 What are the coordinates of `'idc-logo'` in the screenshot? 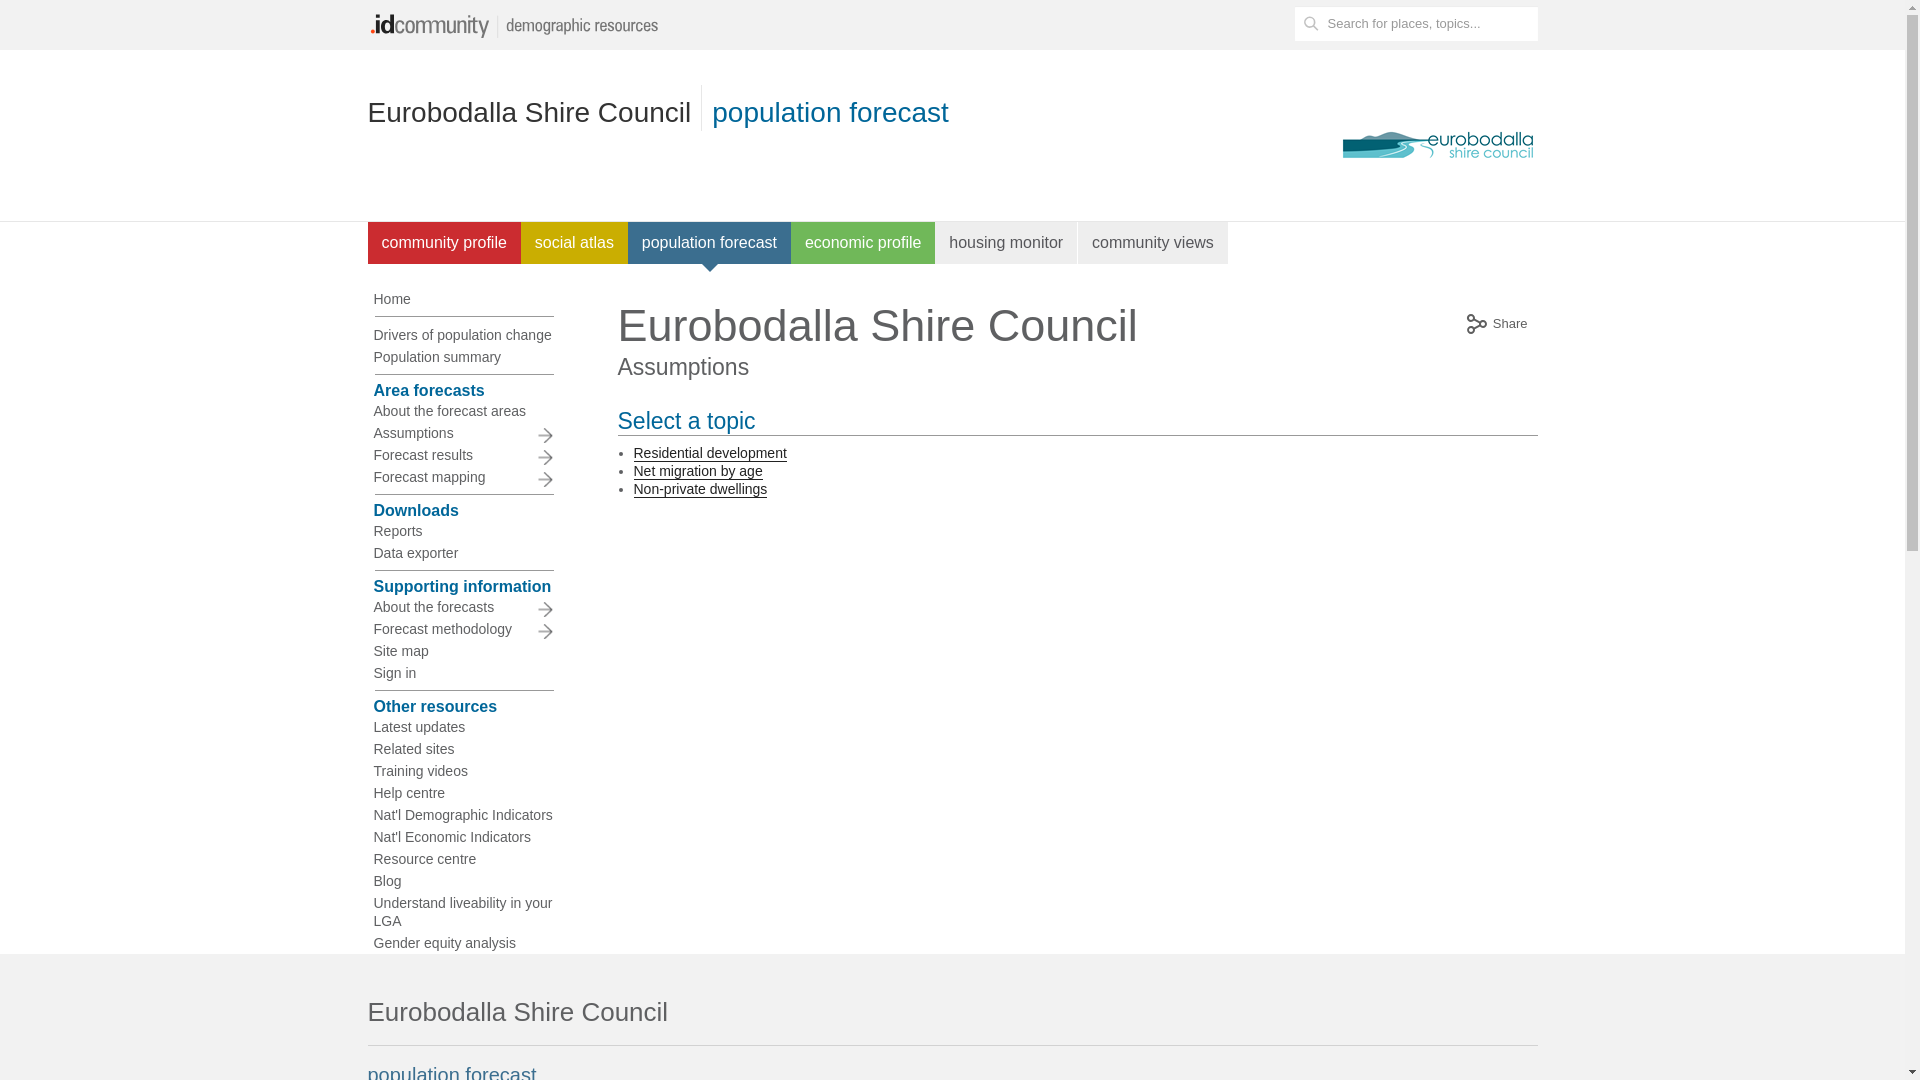 It's located at (518, 24).